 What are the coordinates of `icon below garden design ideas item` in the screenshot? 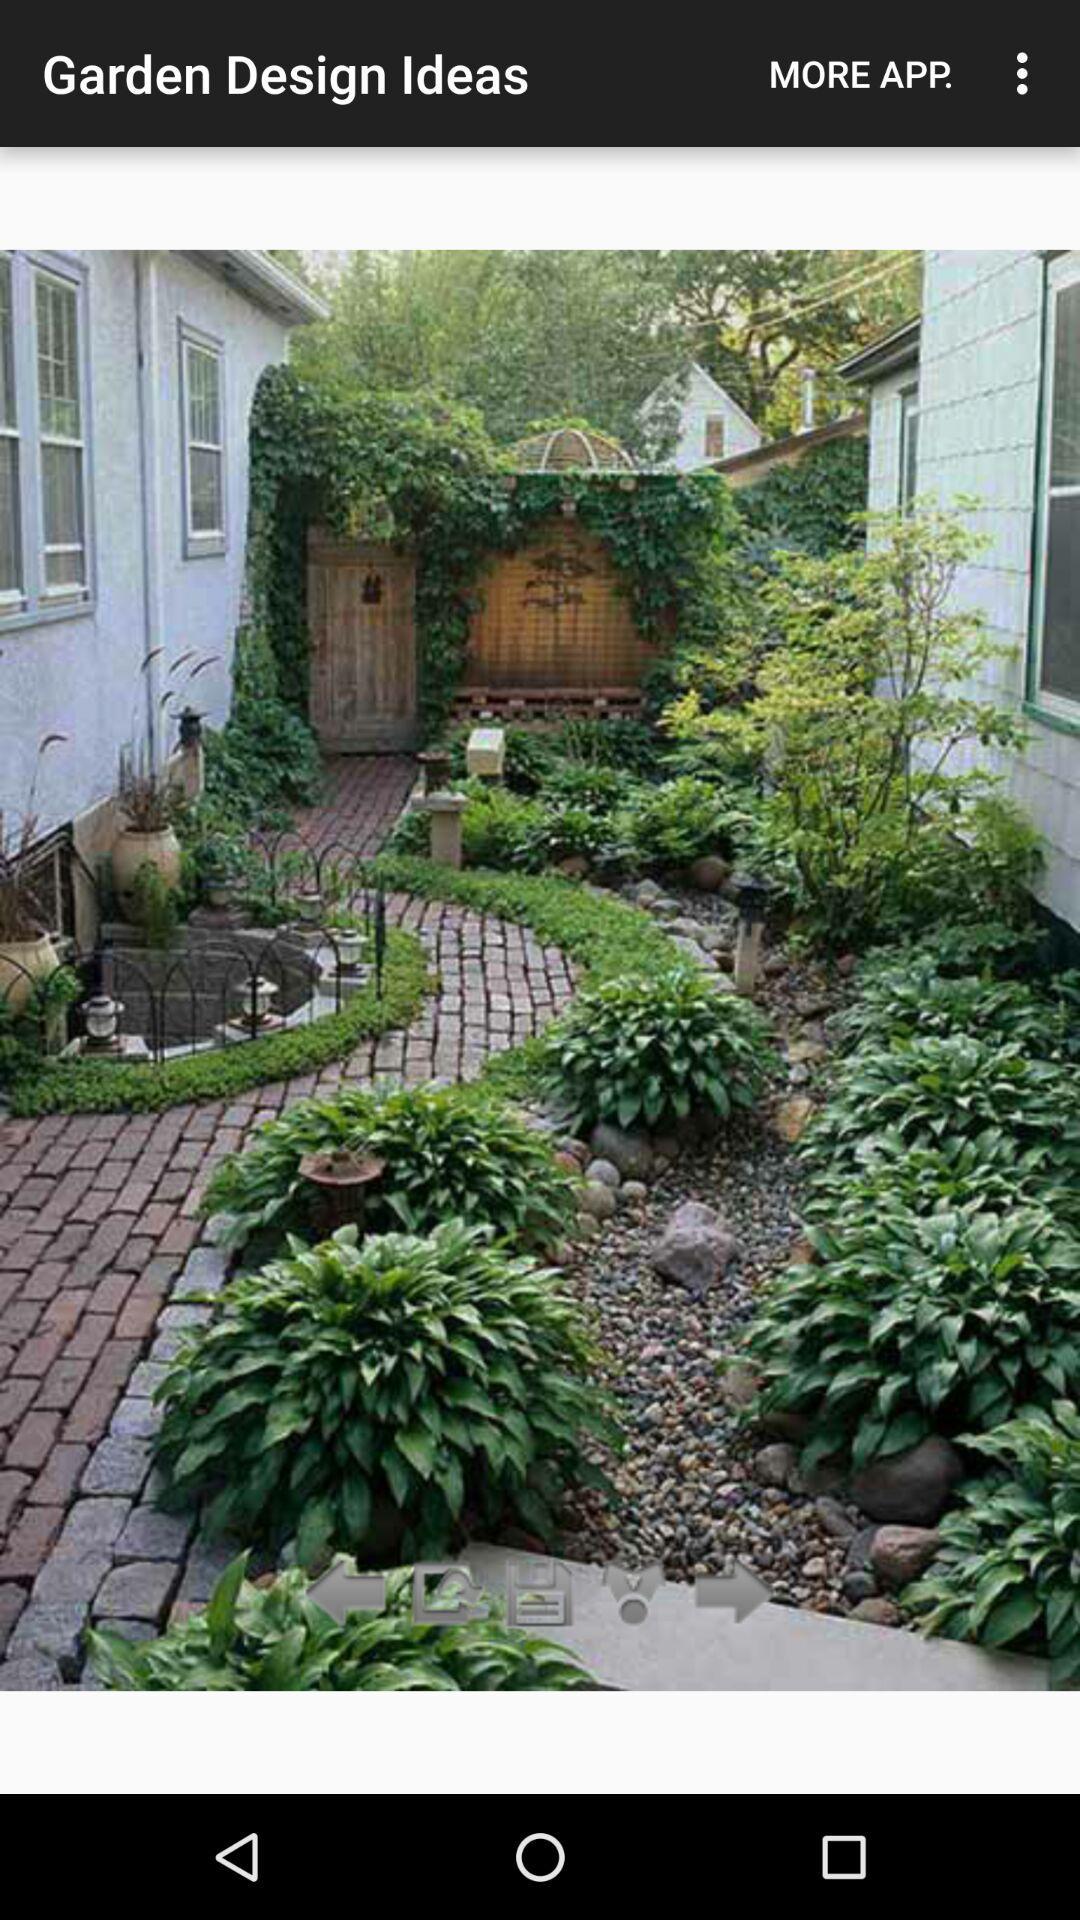 It's located at (540, 1593).